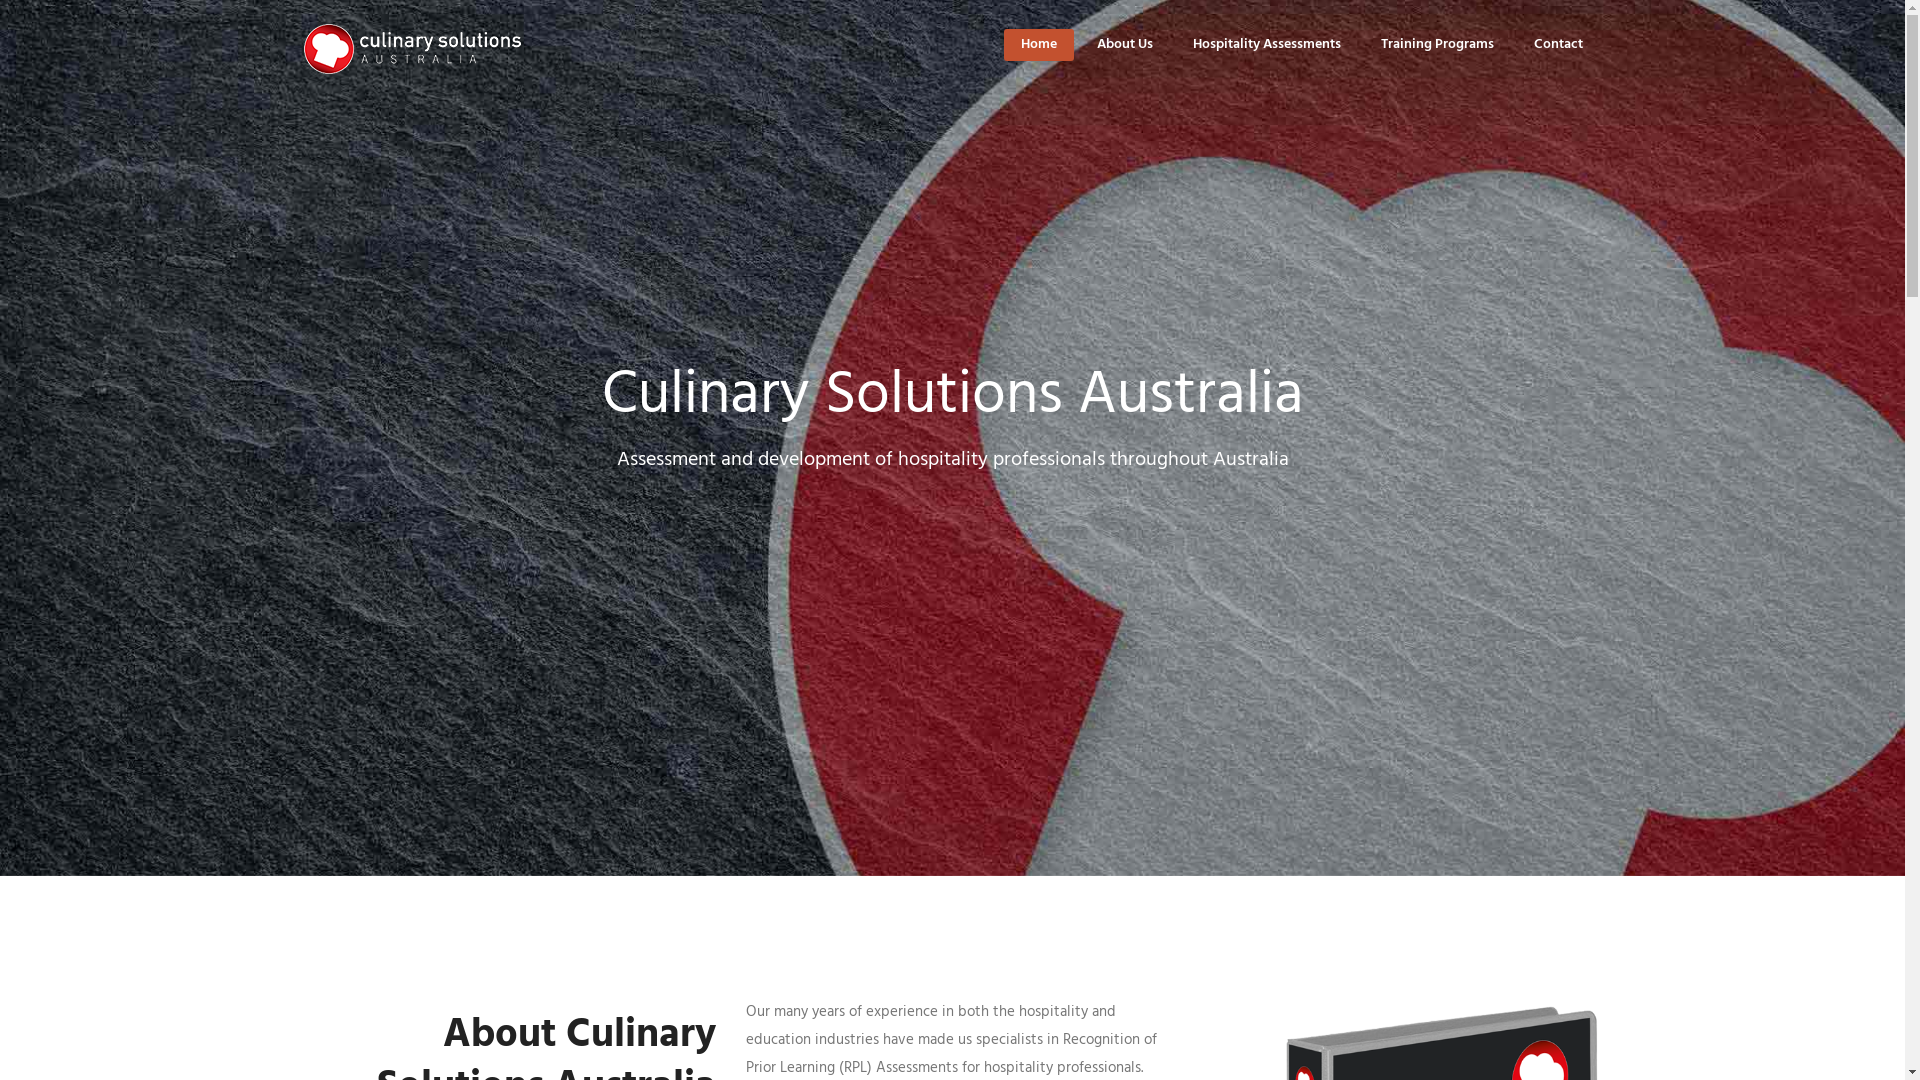 This screenshot has height=1080, width=1920. Describe the element at coordinates (1435, 44) in the screenshot. I see `'Training Programs'` at that location.